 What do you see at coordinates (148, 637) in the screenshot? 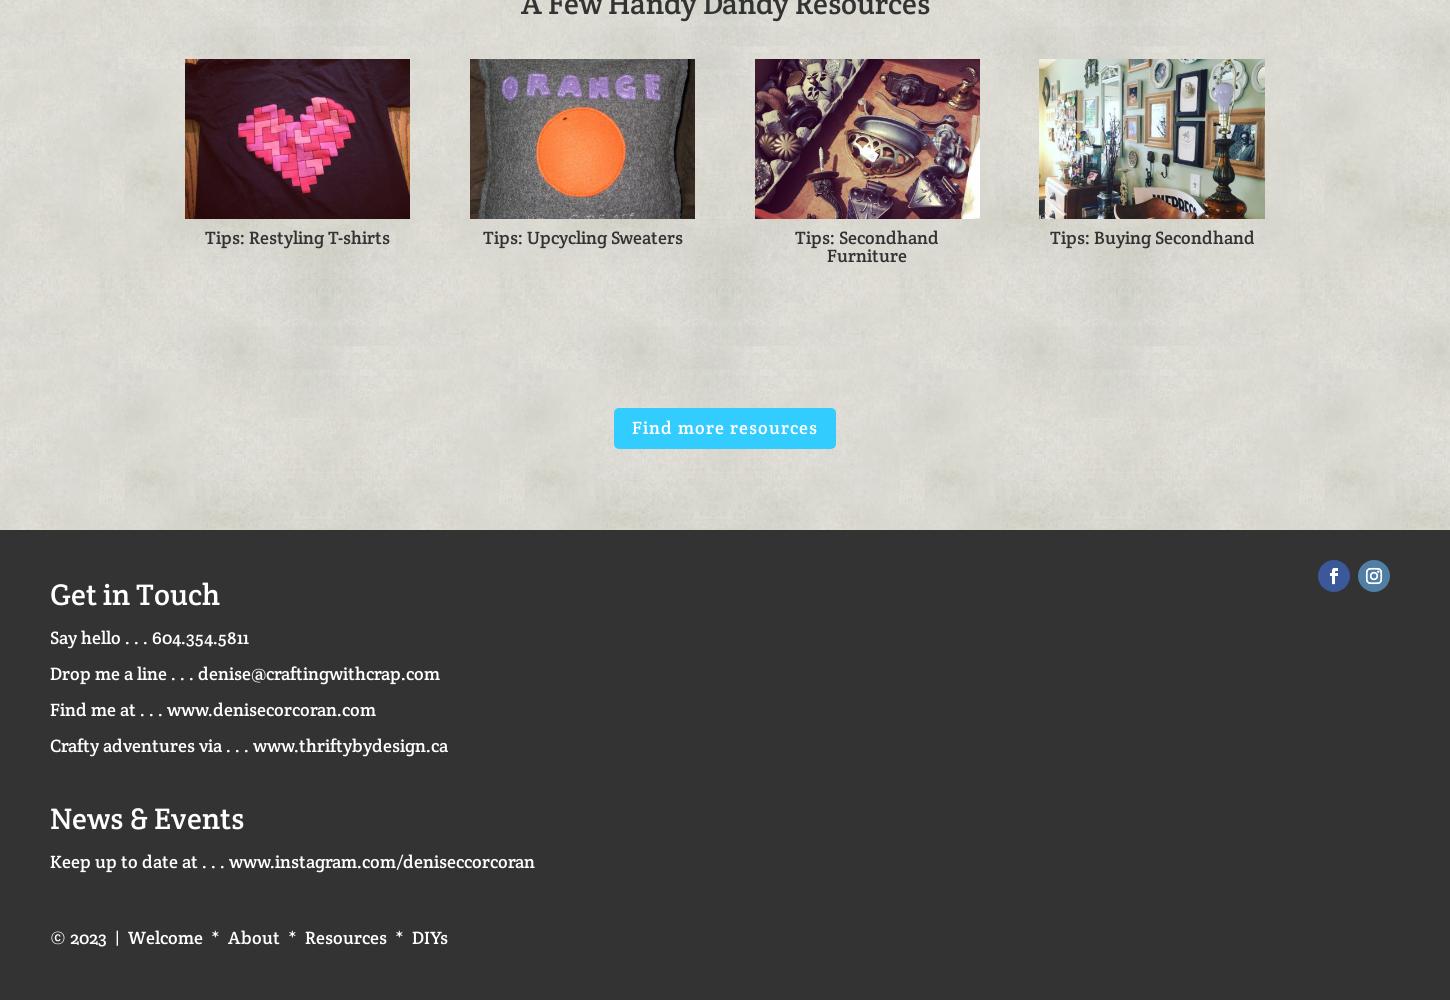
I see `'Say hello . . . 604.354.5811'` at bounding box center [148, 637].